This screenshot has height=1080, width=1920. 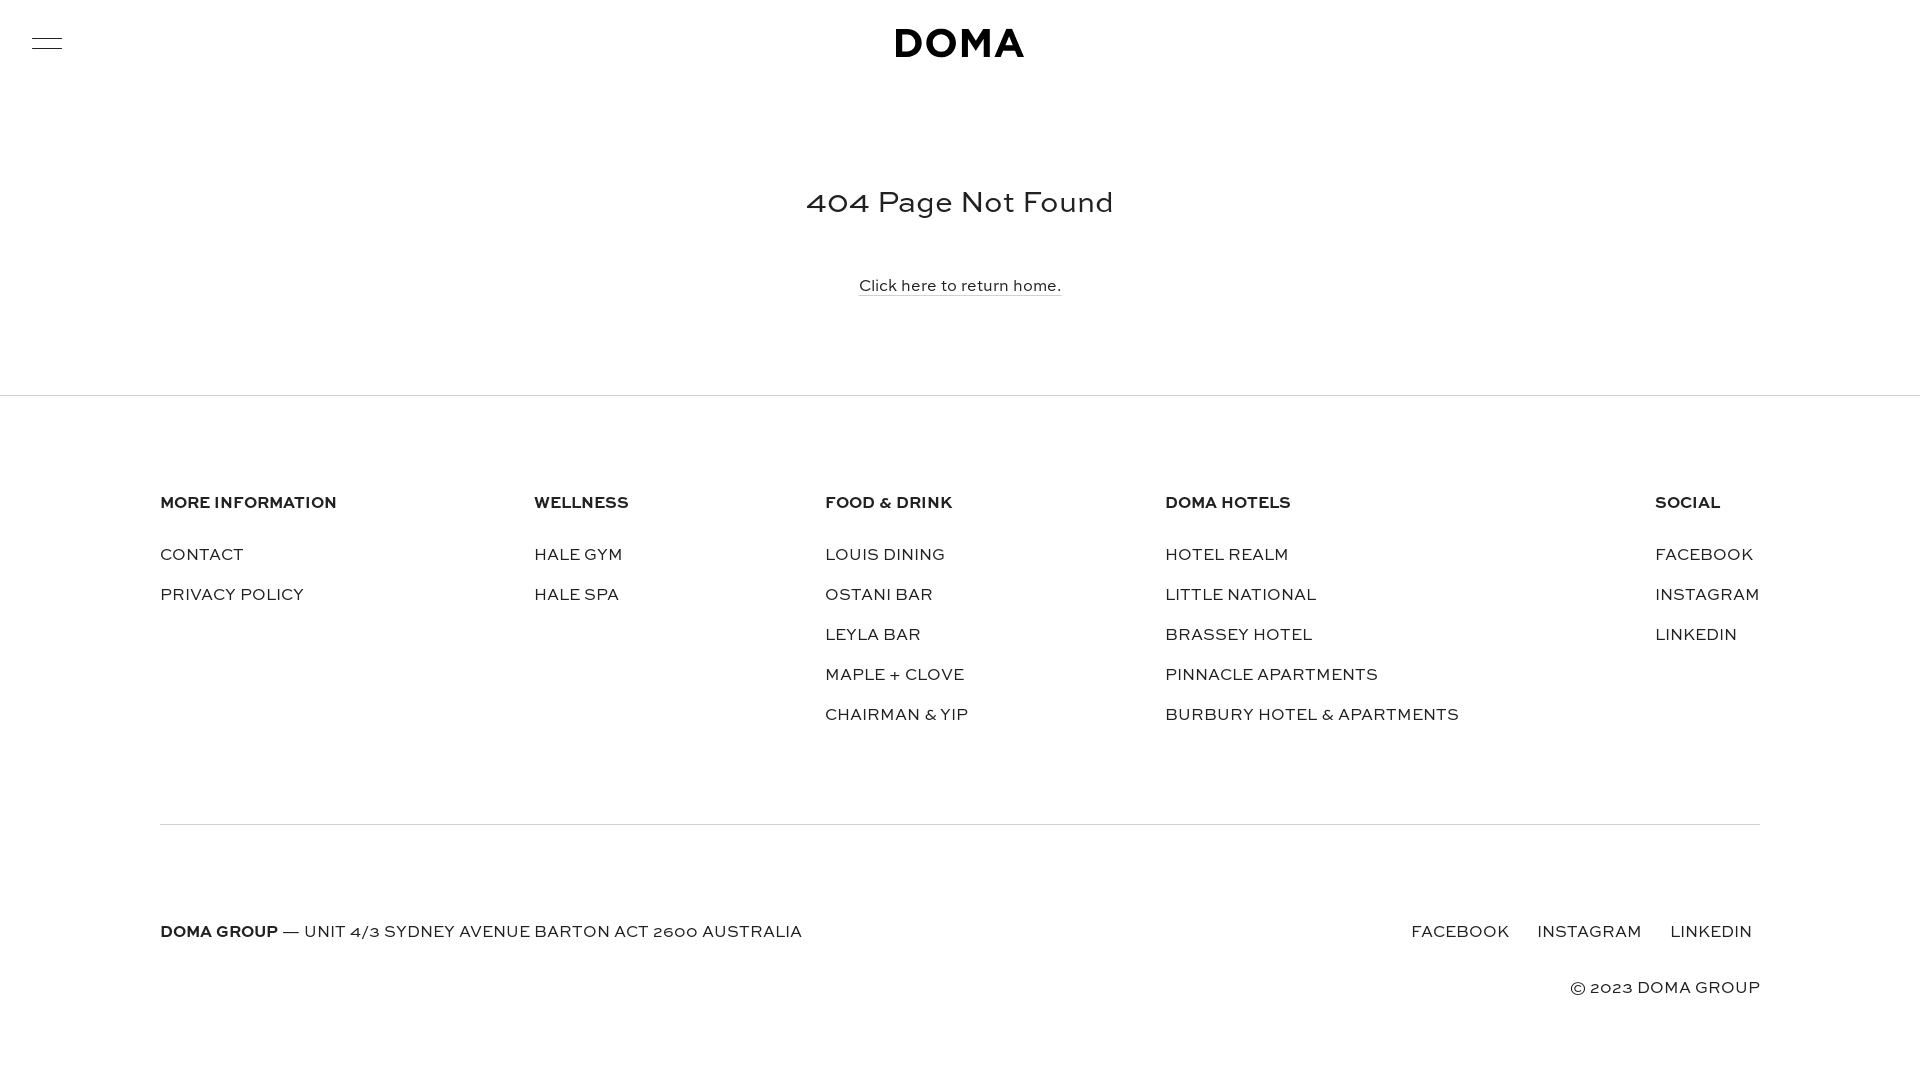 I want to click on 'CHAIRMAN & YIP', so click(x=895, y=715).